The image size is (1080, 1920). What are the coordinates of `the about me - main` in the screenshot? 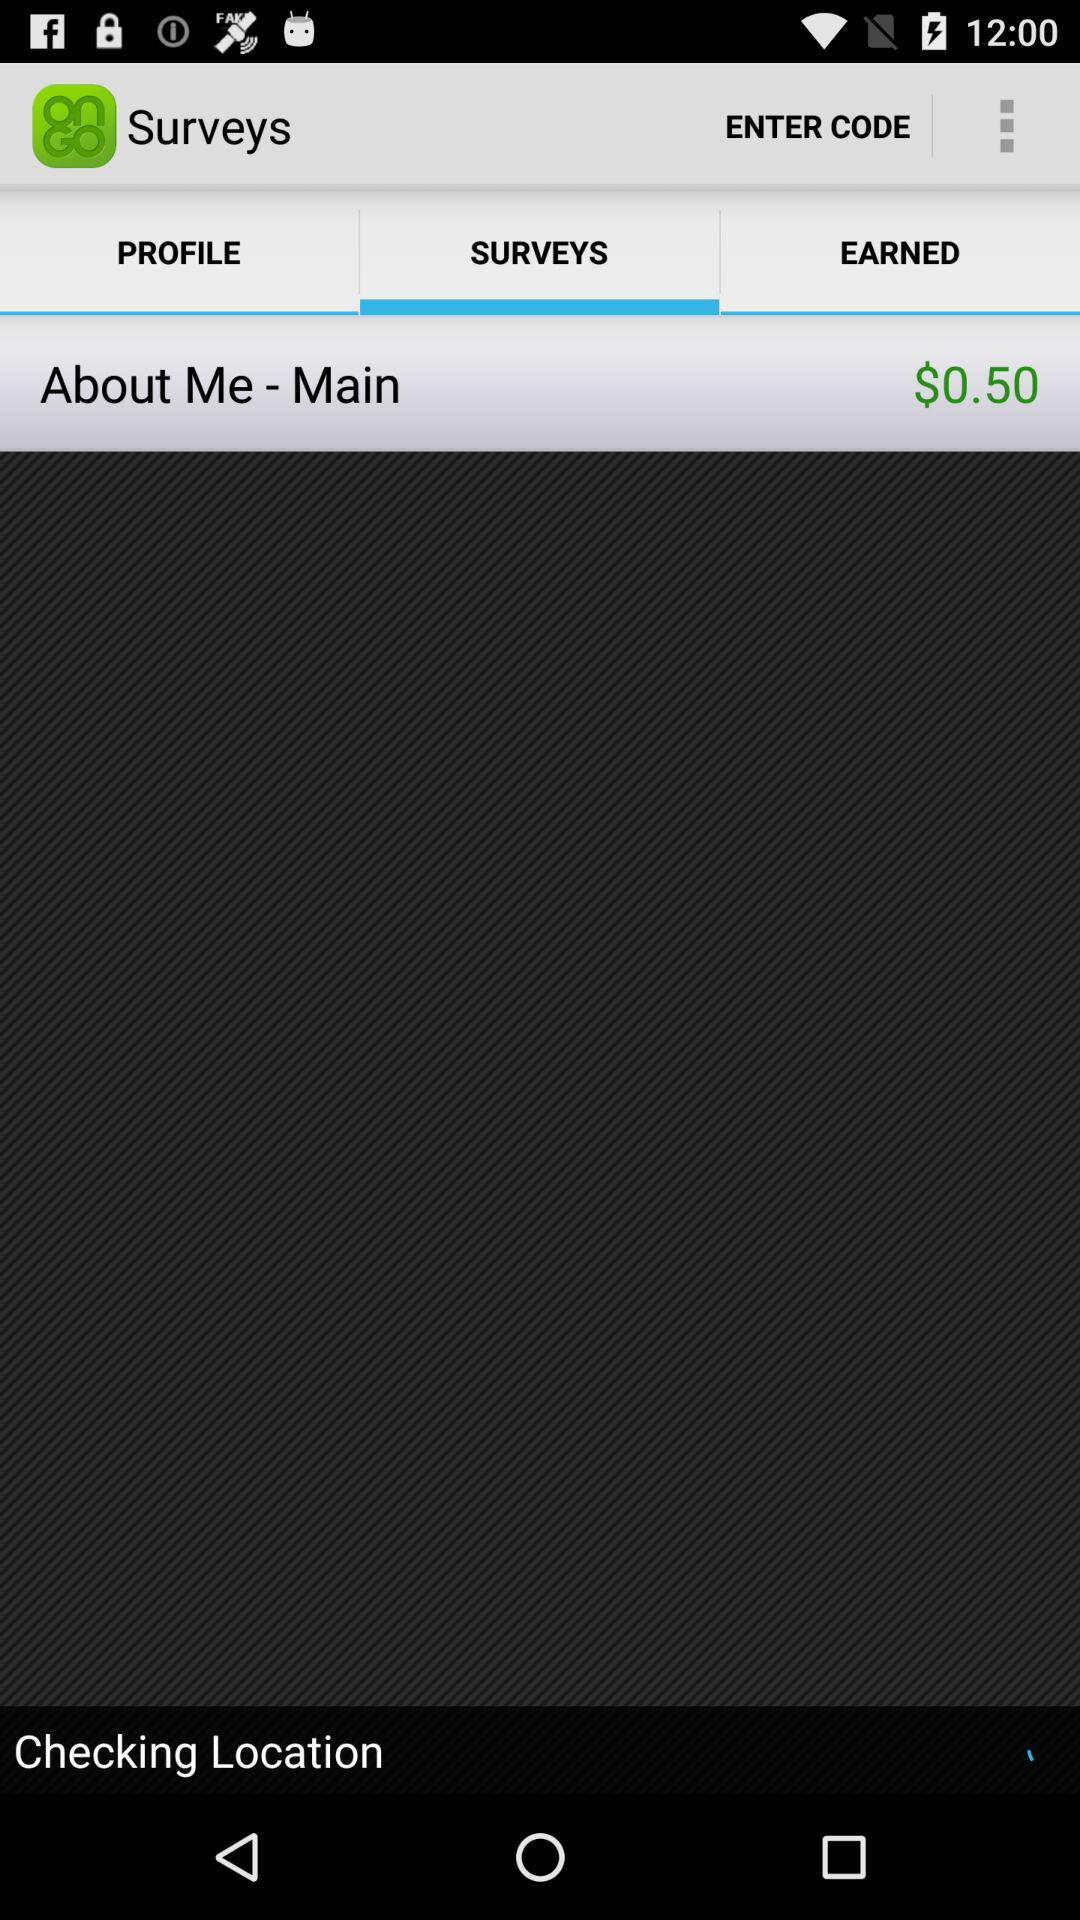 It's located at (476, 383).